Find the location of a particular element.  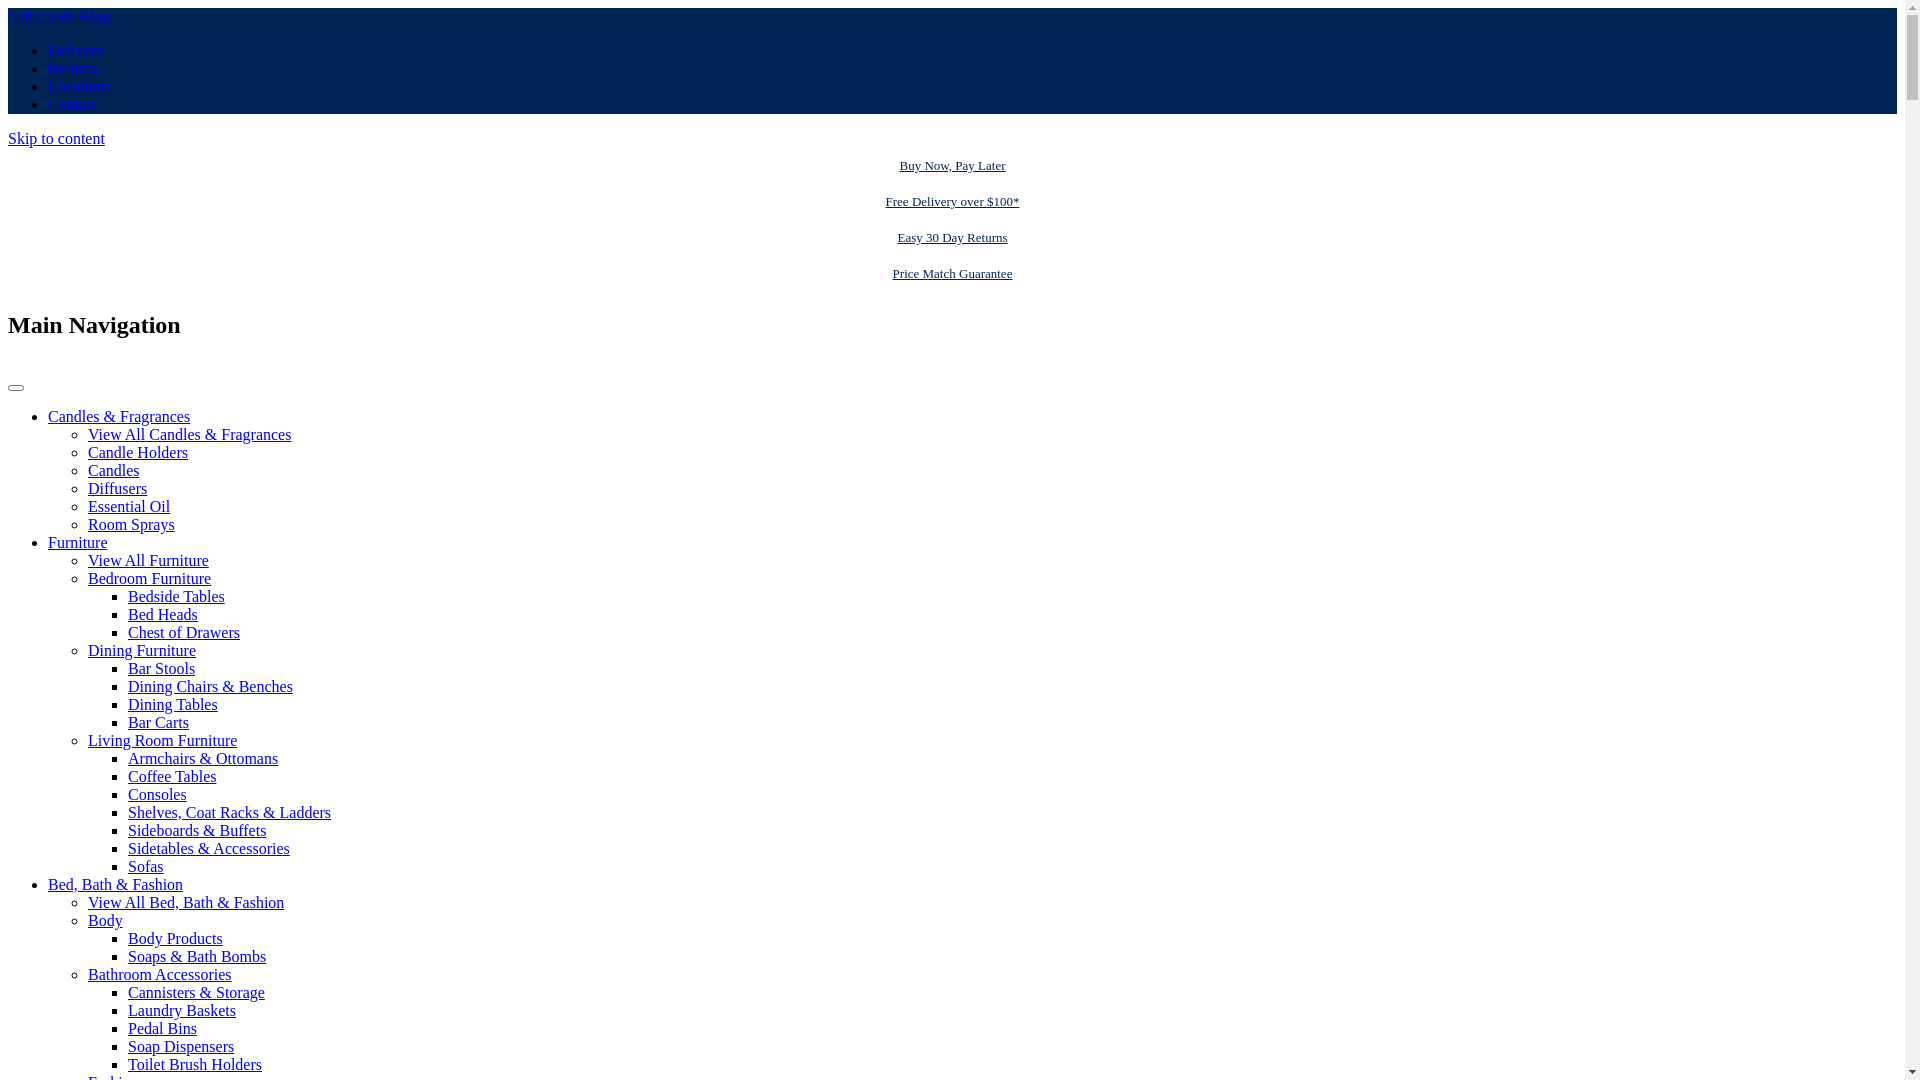

'Bed, Bath & Fashion' is located at coordinates (48, 883).